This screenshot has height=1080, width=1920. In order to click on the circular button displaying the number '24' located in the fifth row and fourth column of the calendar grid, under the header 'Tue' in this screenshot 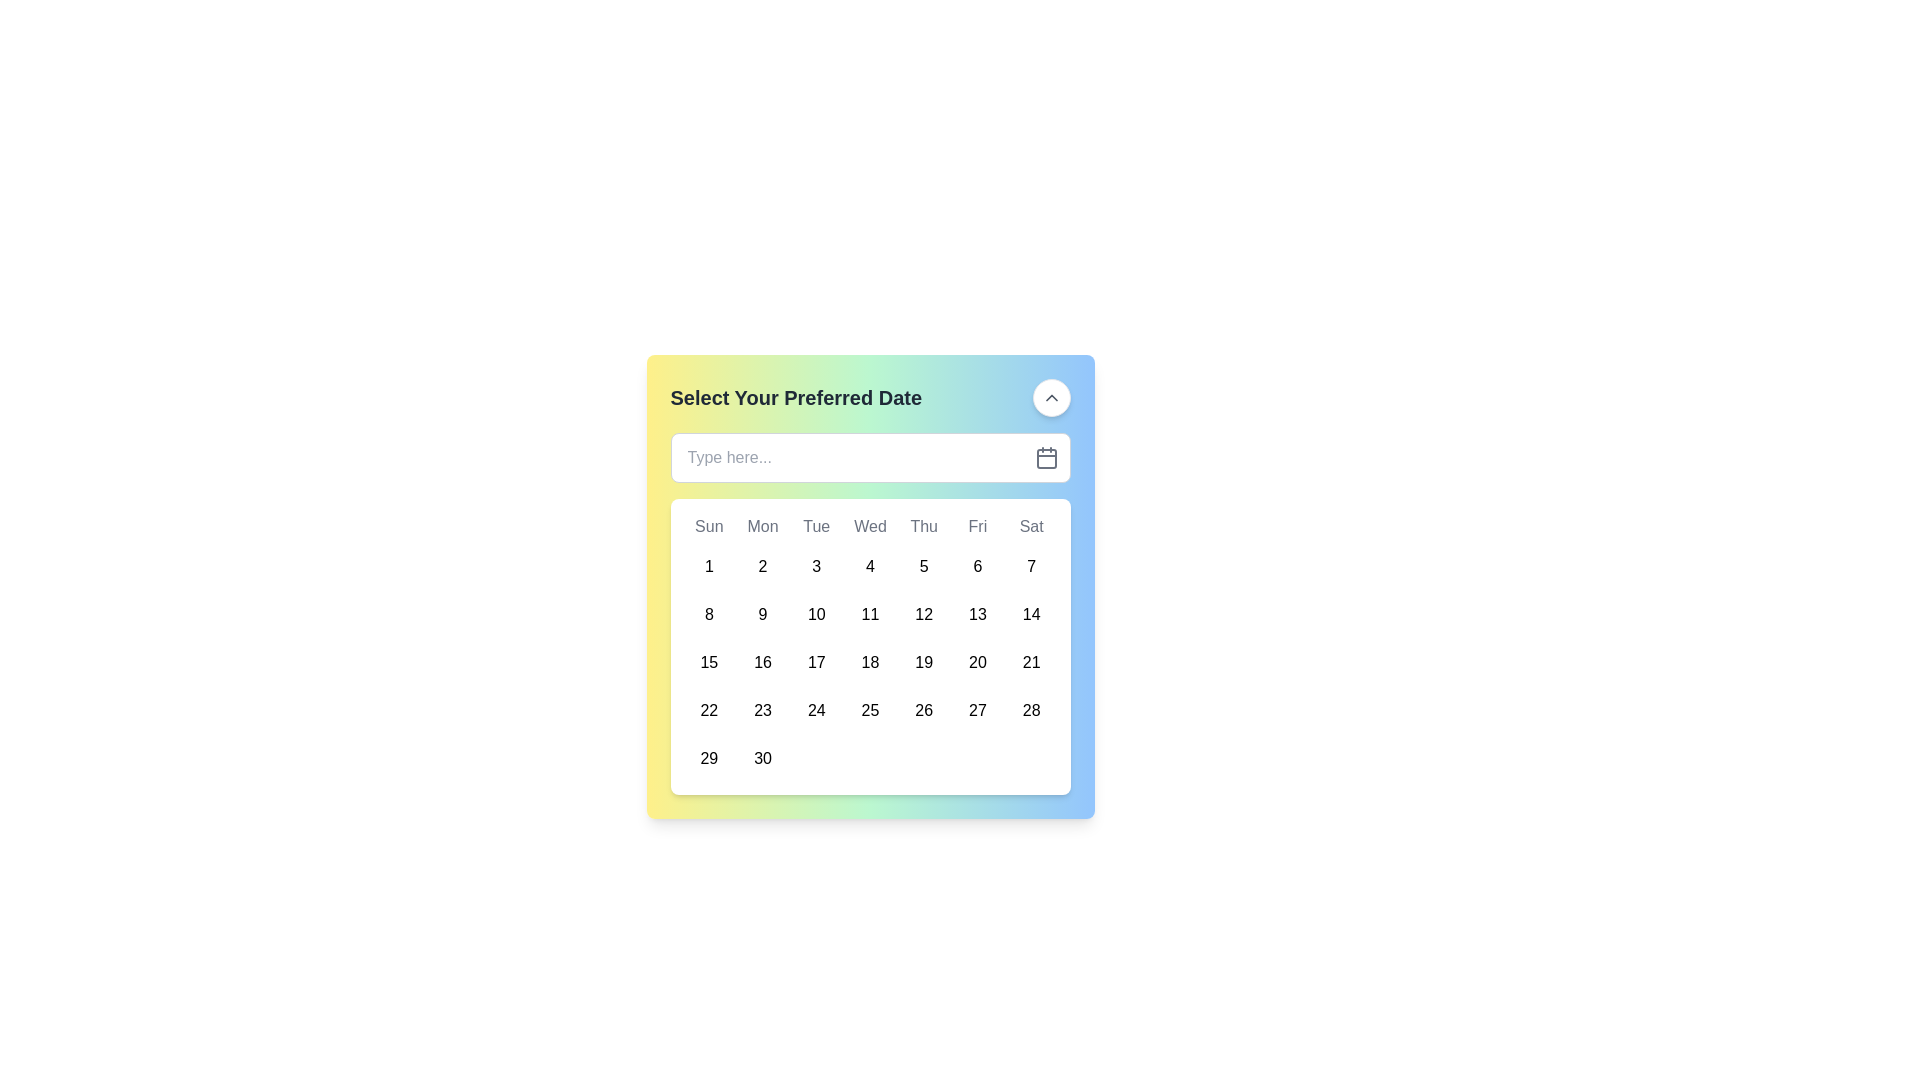, I will do `click(816, 709)`.